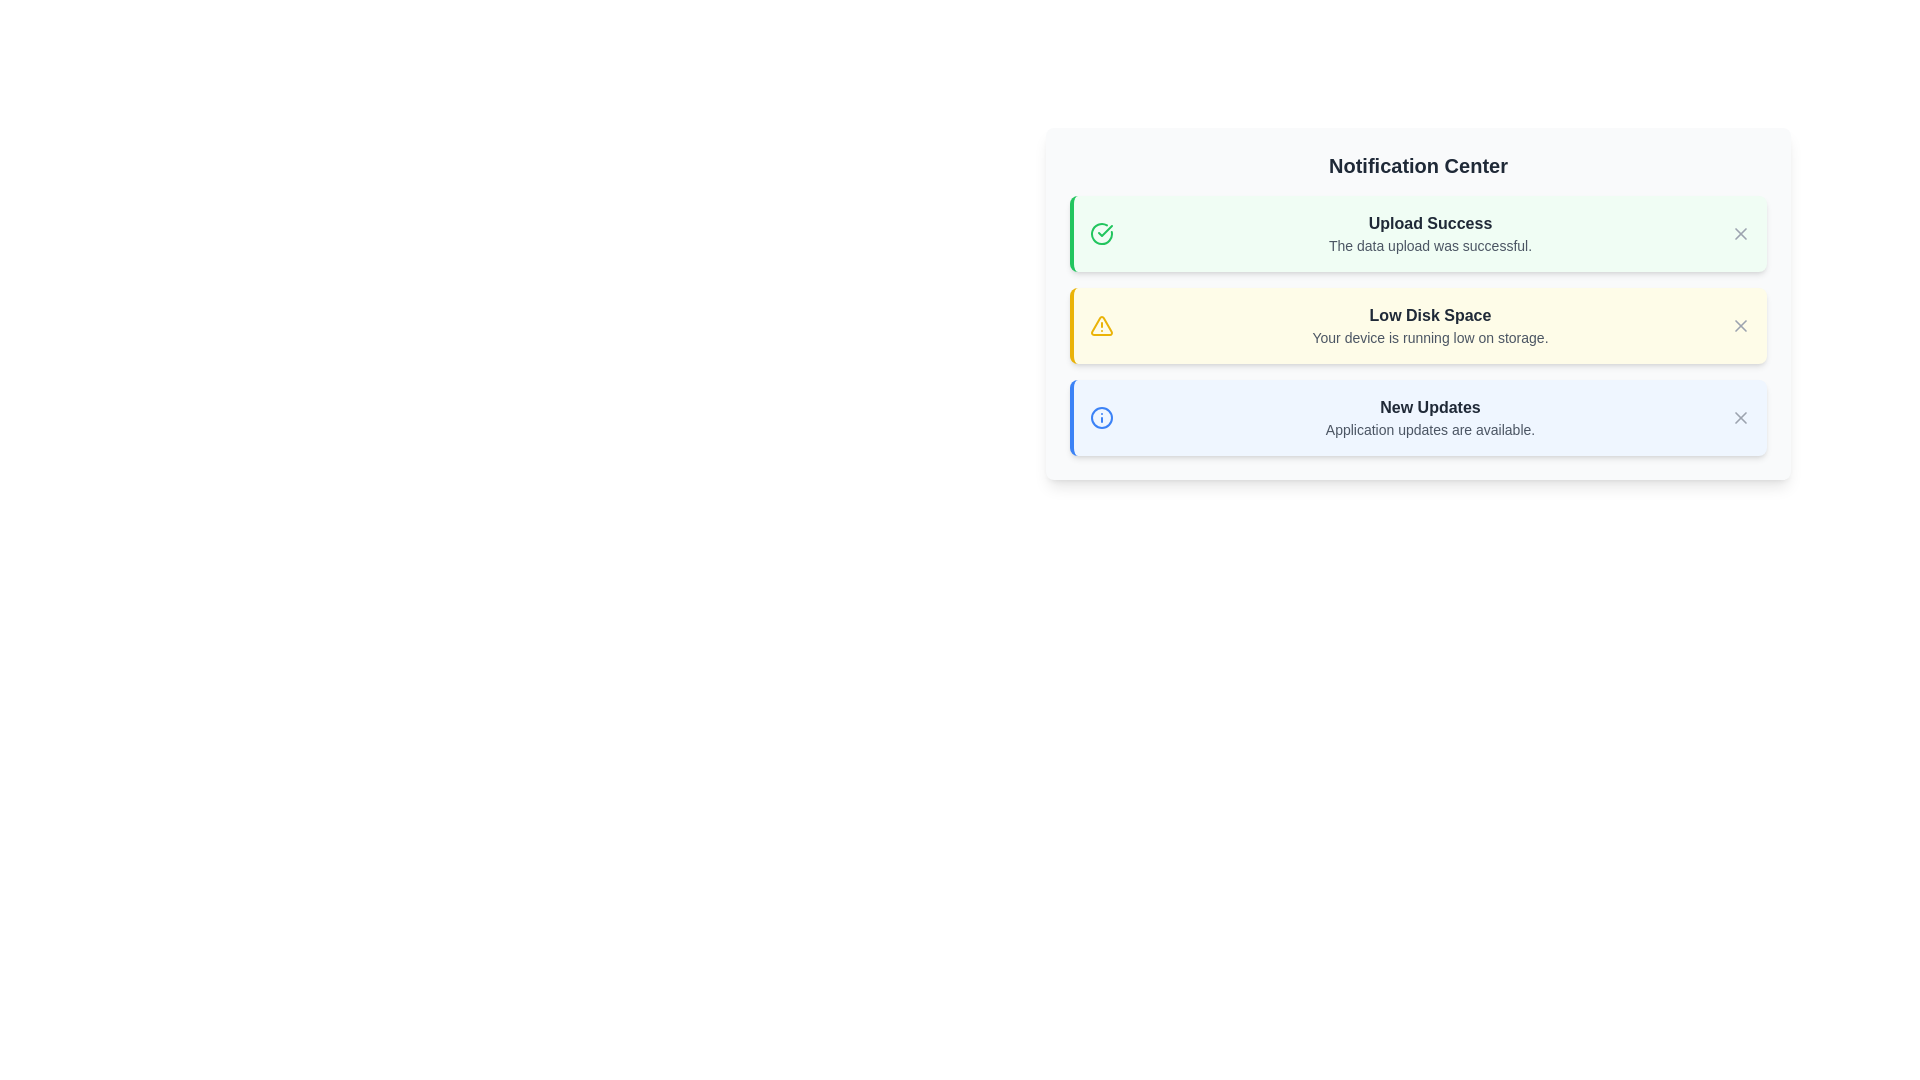 Image resolution: width=1920 pixels, height=1080 pixels. What do you see at coordinates (1099, 323) in the screenshot?
I see `the yellow triangular icon containing an exclamation mark, which is part of the 'Low Disk Space' notification, to access the accompanying text` at bounding box center [1099, 323].